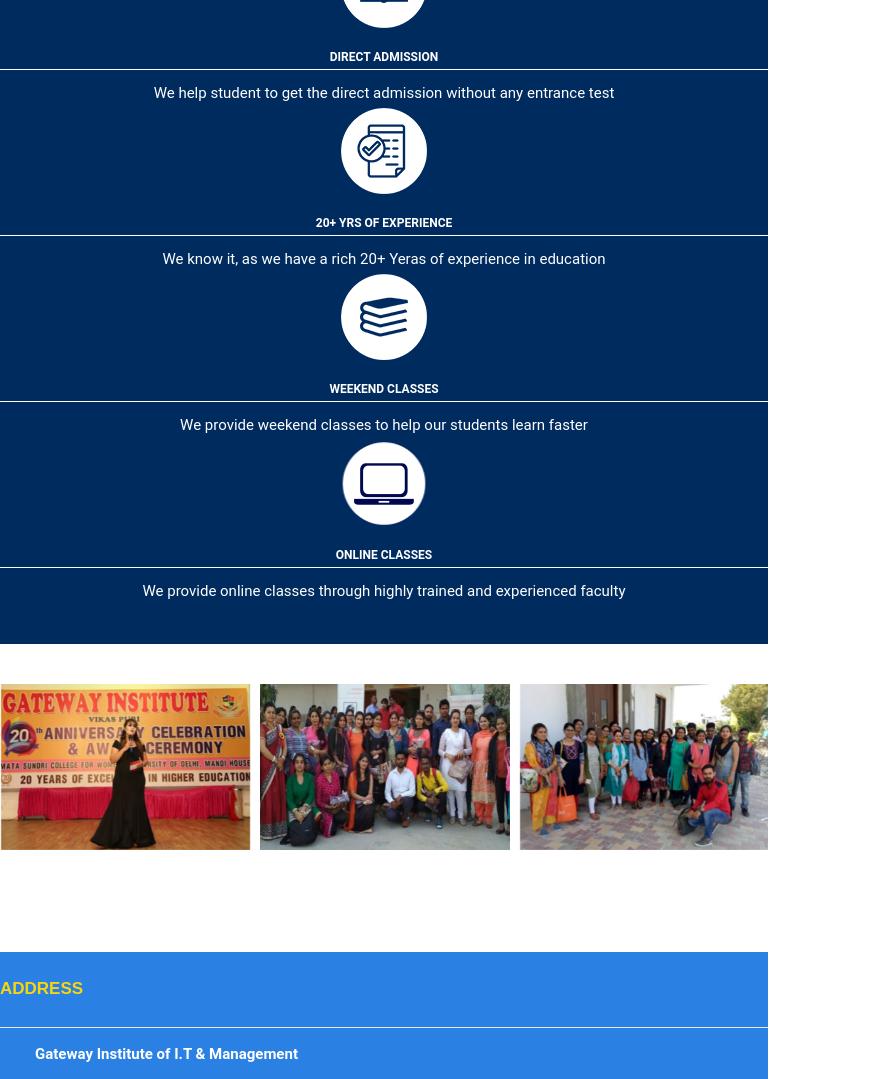 The image size is (870, 1079). What do you see at coordinates (160, 258) in the screenshot?
I see `'We know it, as we have a rich 20+ Yeras of experience in education'` at bounding box center [160, 258].